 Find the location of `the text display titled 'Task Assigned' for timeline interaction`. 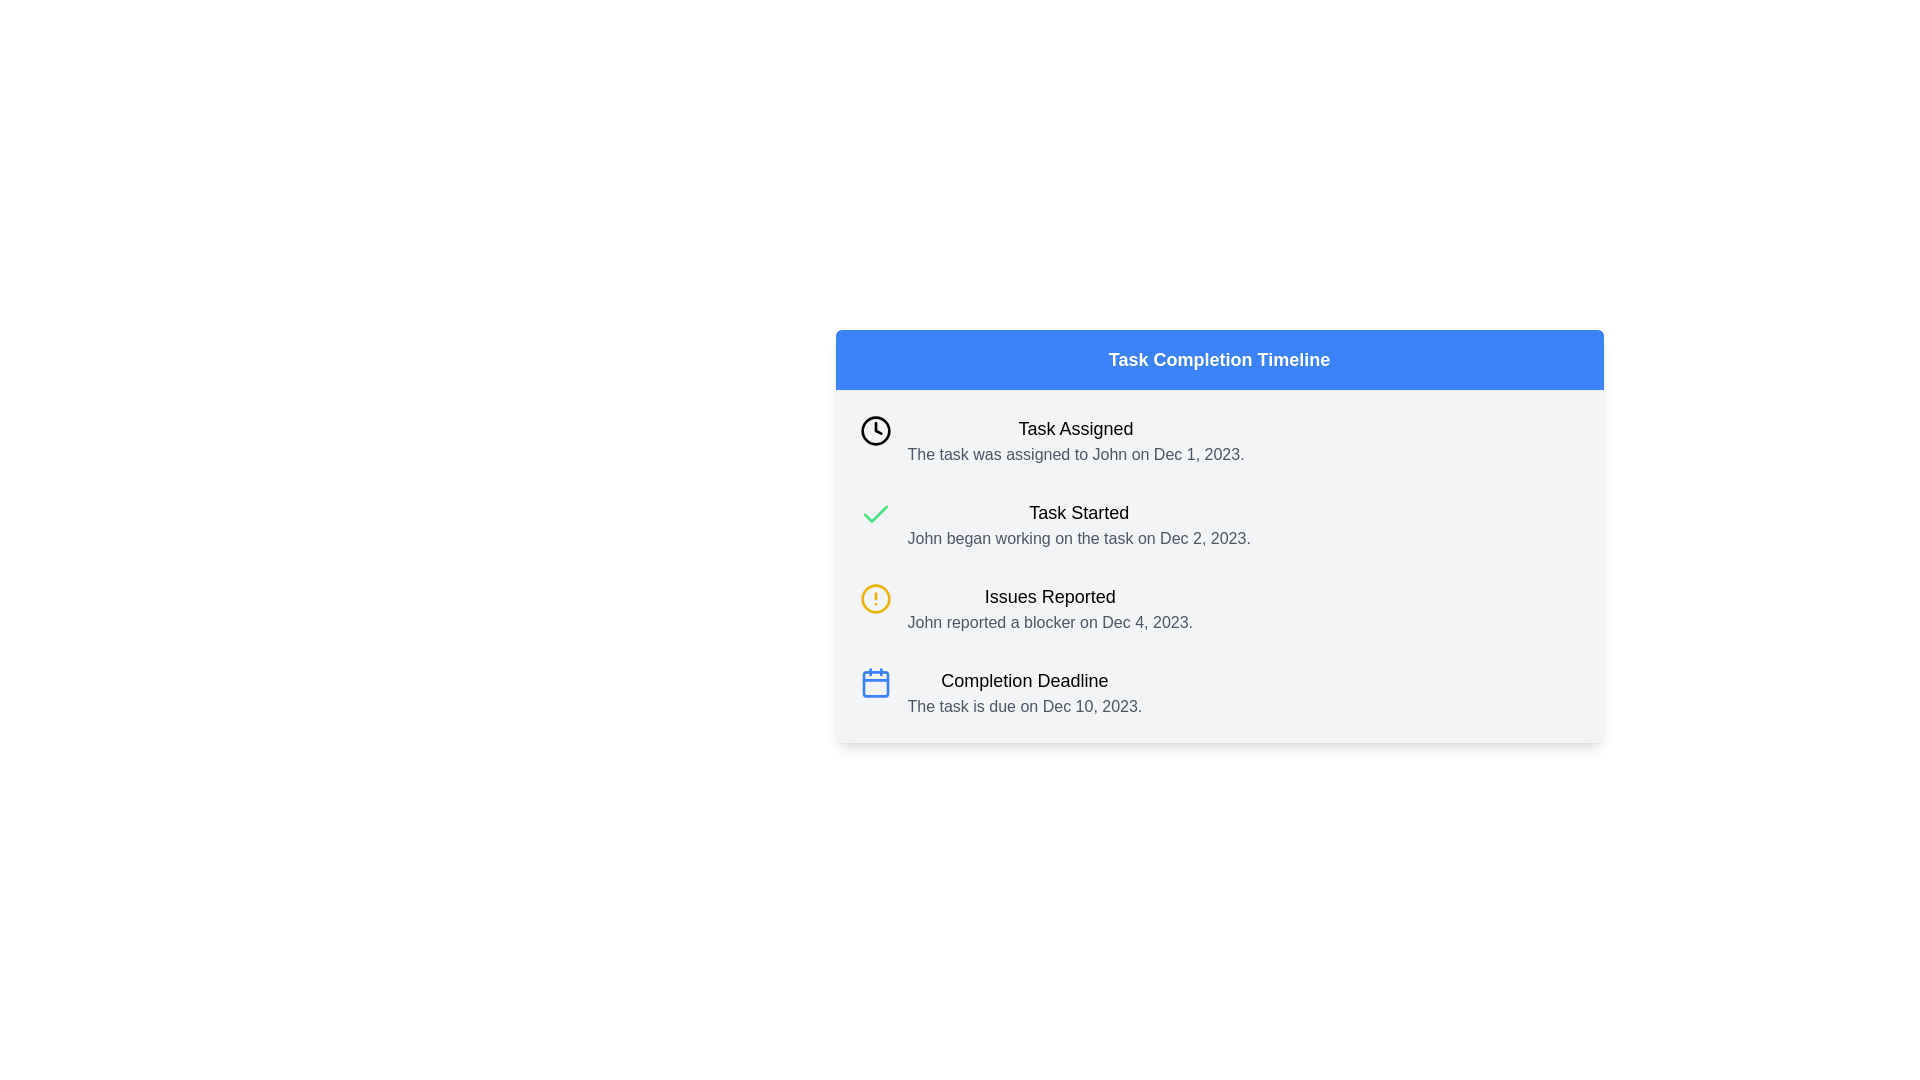

the text display titled 'Task Assigned' for timeline interaction is located at coordinates (1074, 439).